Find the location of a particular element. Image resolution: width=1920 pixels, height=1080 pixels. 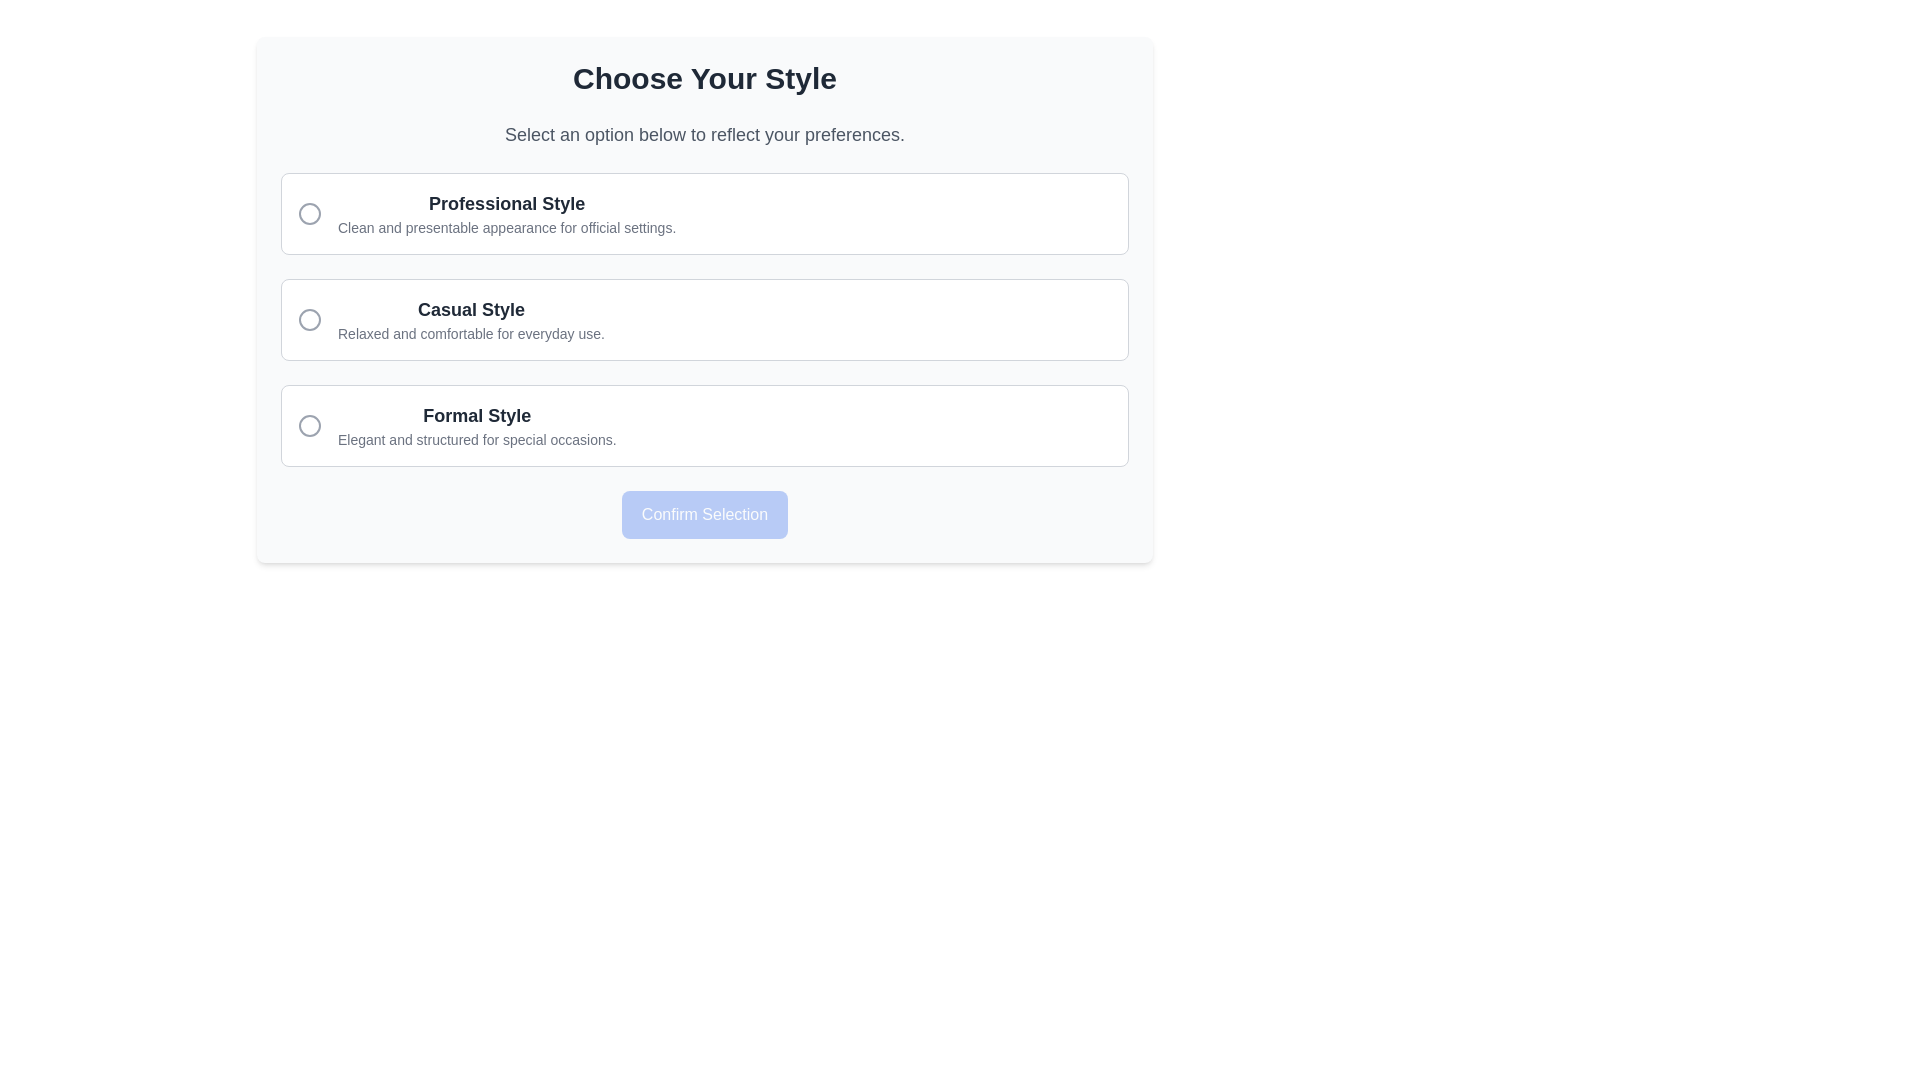

SVG Circle element with a 10-pixel radius that is part of the 'Casual Style' option in the selectable styles list by using developer tools is located at coordinates (309, 319).